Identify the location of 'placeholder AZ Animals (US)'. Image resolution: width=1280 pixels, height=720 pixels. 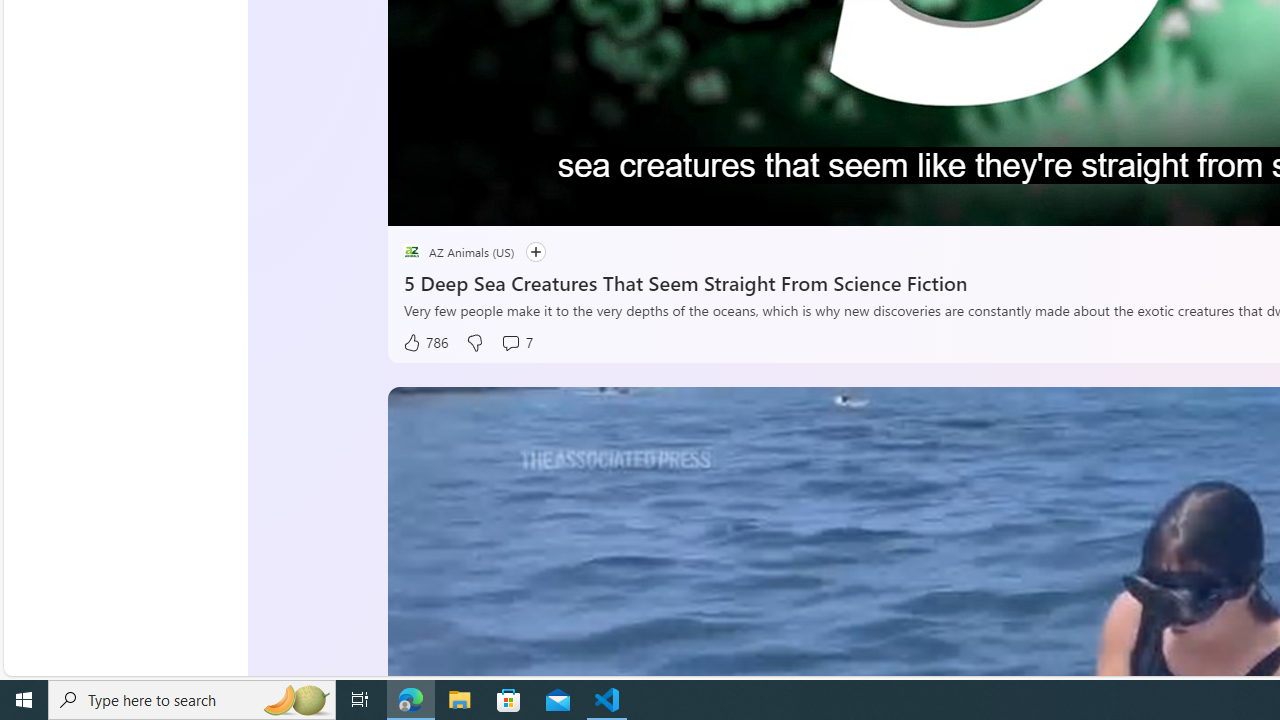
(458, 251).